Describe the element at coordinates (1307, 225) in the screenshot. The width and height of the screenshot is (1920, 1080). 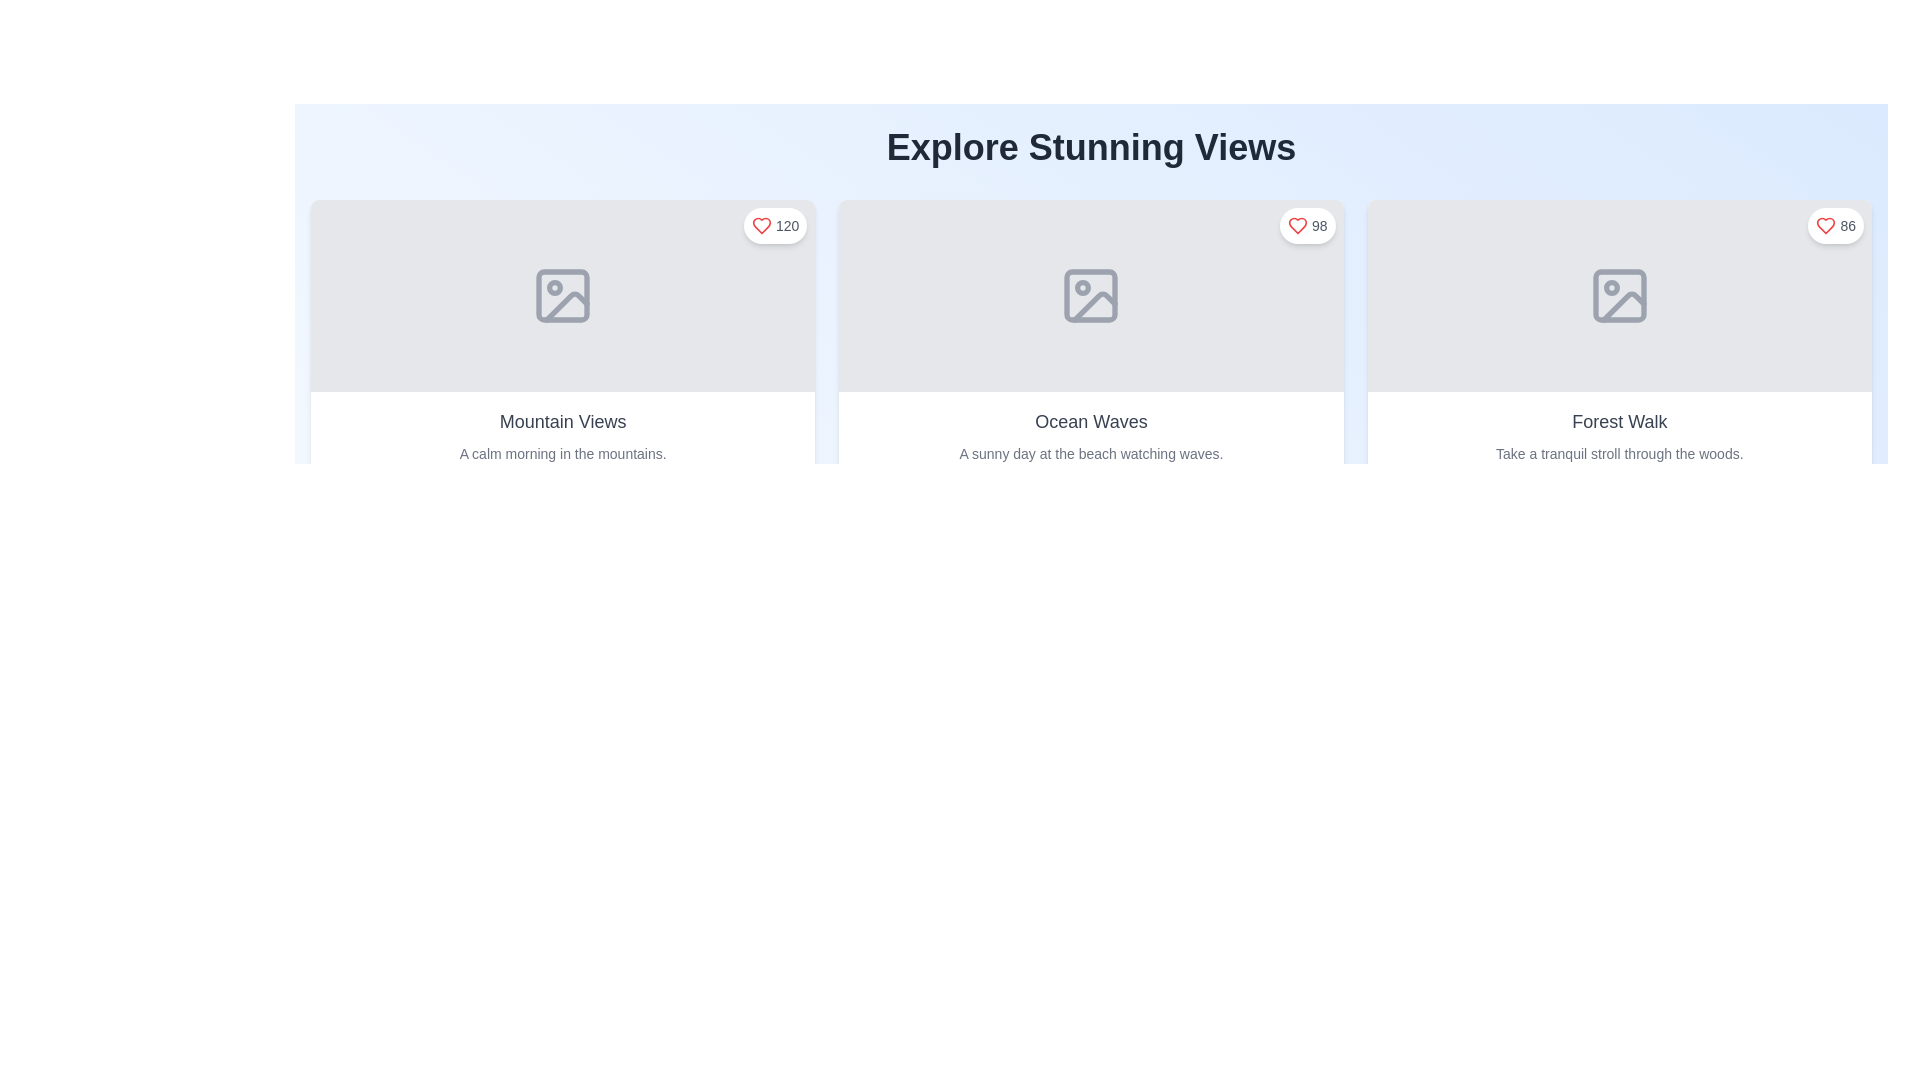
I see `the Information badge located at the top-right corner of the 'Ocean Waves' card, which features a red heart icon and the number '98' in gray typeface` at that location.